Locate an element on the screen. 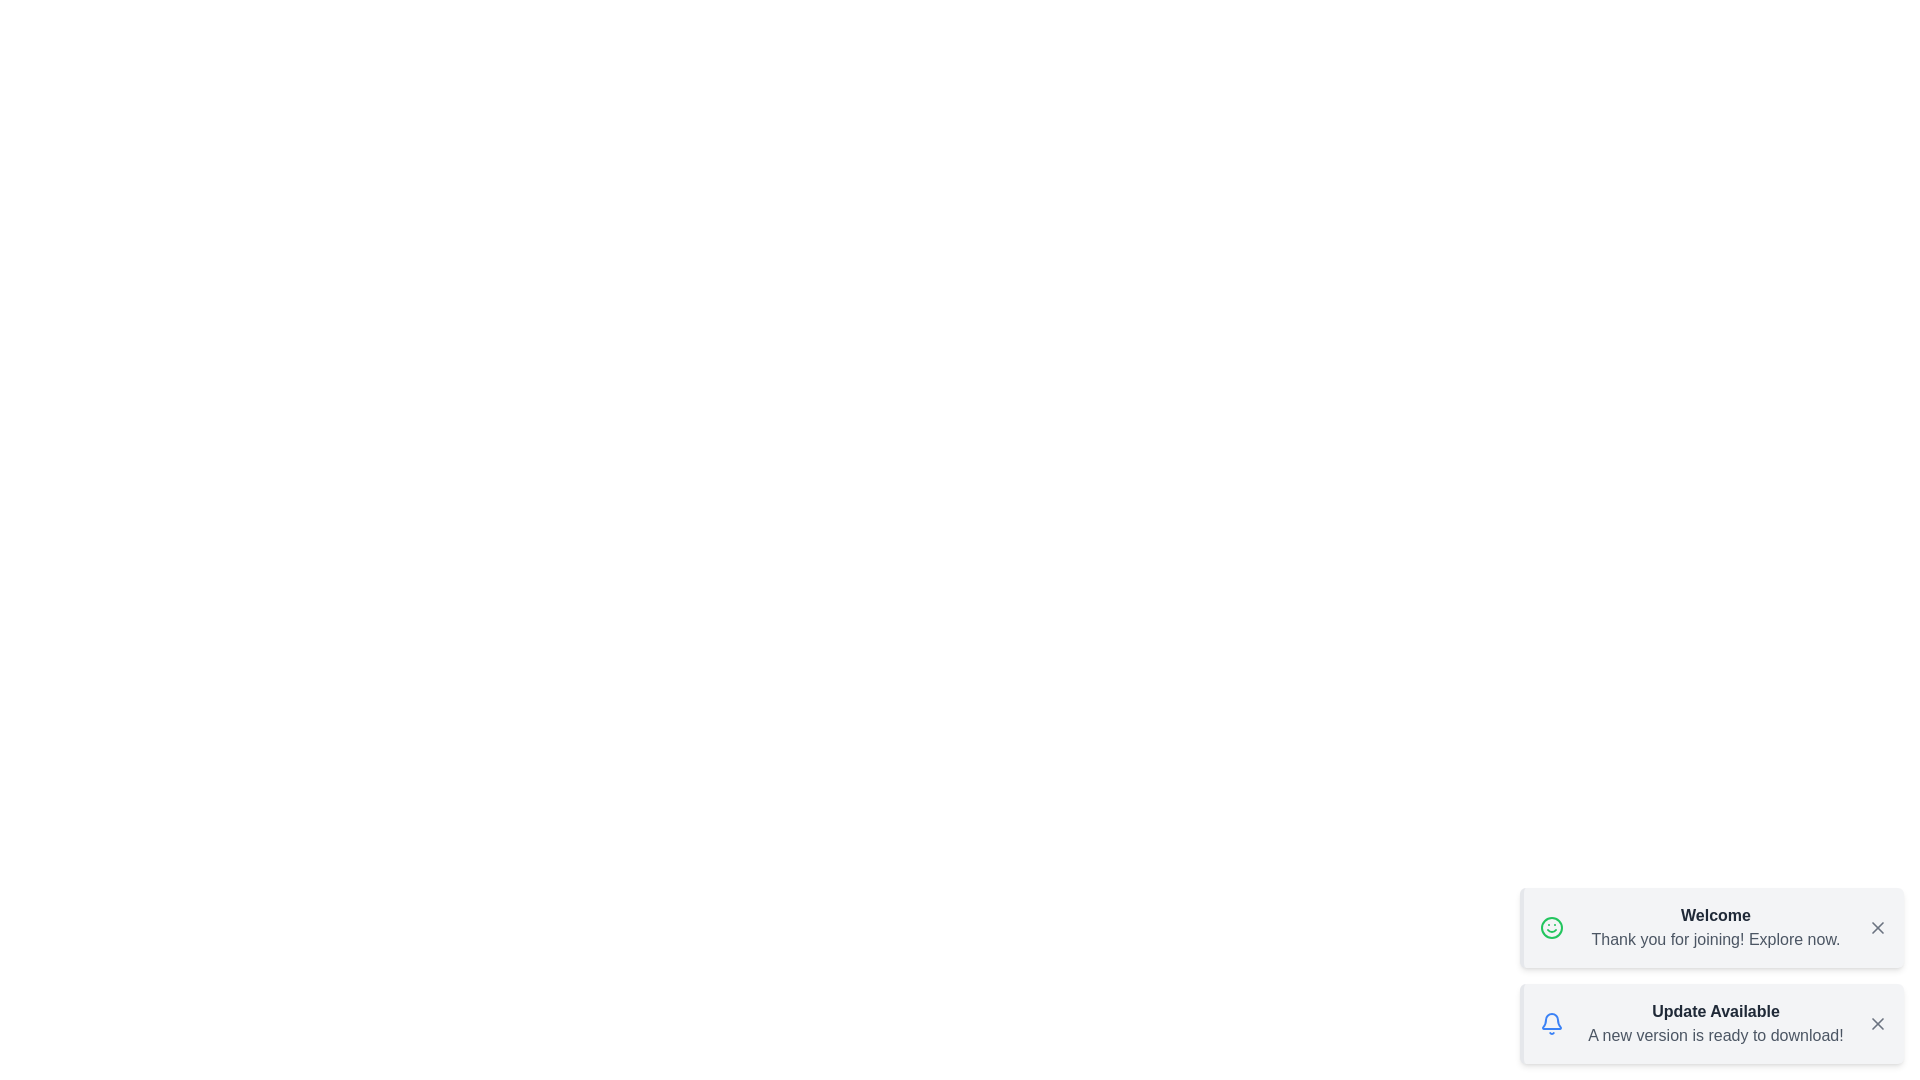 The height and width of the screenshot is (1080, 1920). the close button of the snackbar with the title Update Available is located at coordinates (1876, 1023).